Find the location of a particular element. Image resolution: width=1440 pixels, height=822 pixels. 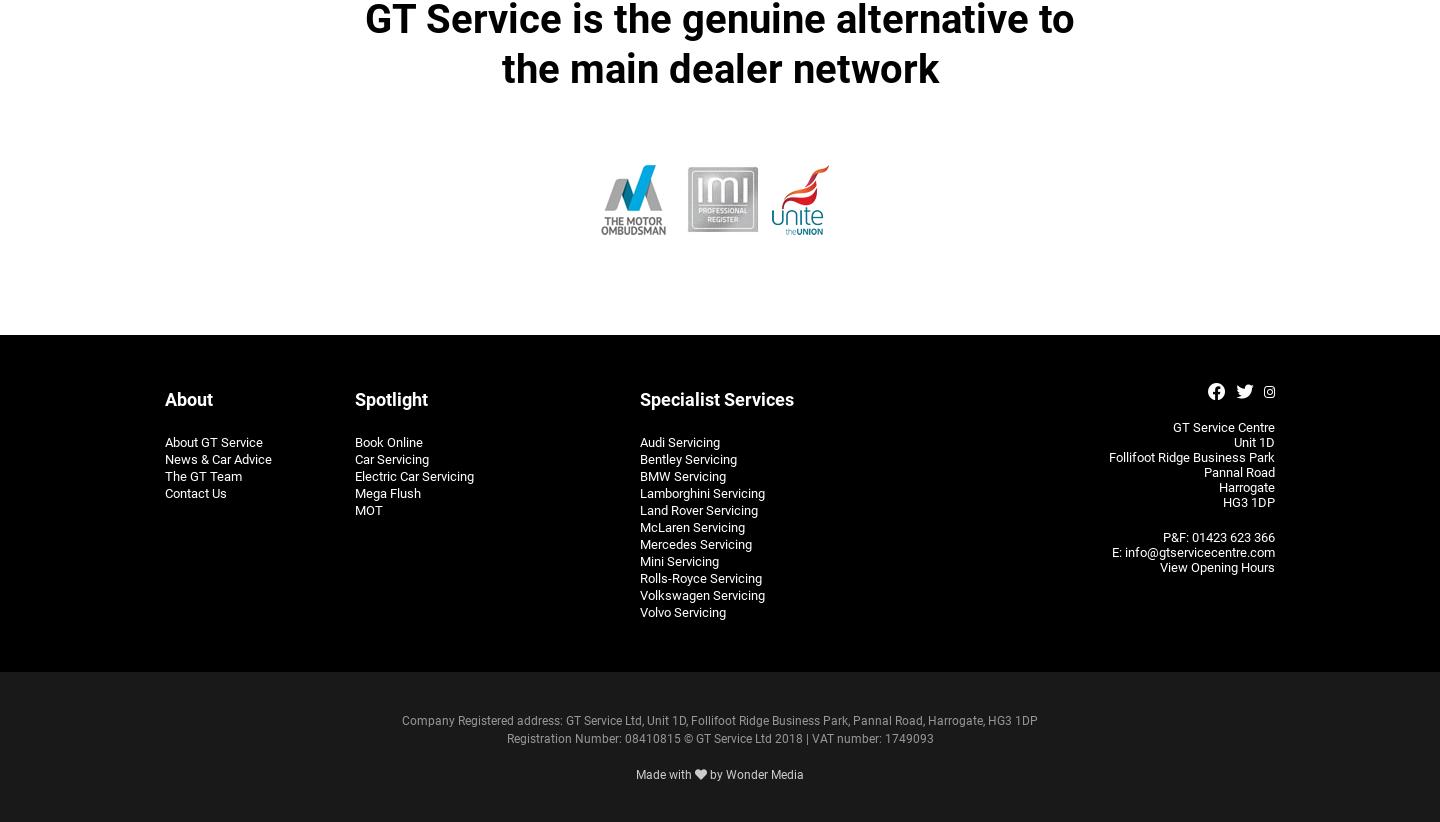

'Car Servicing' is located at coordinates (390, 458).